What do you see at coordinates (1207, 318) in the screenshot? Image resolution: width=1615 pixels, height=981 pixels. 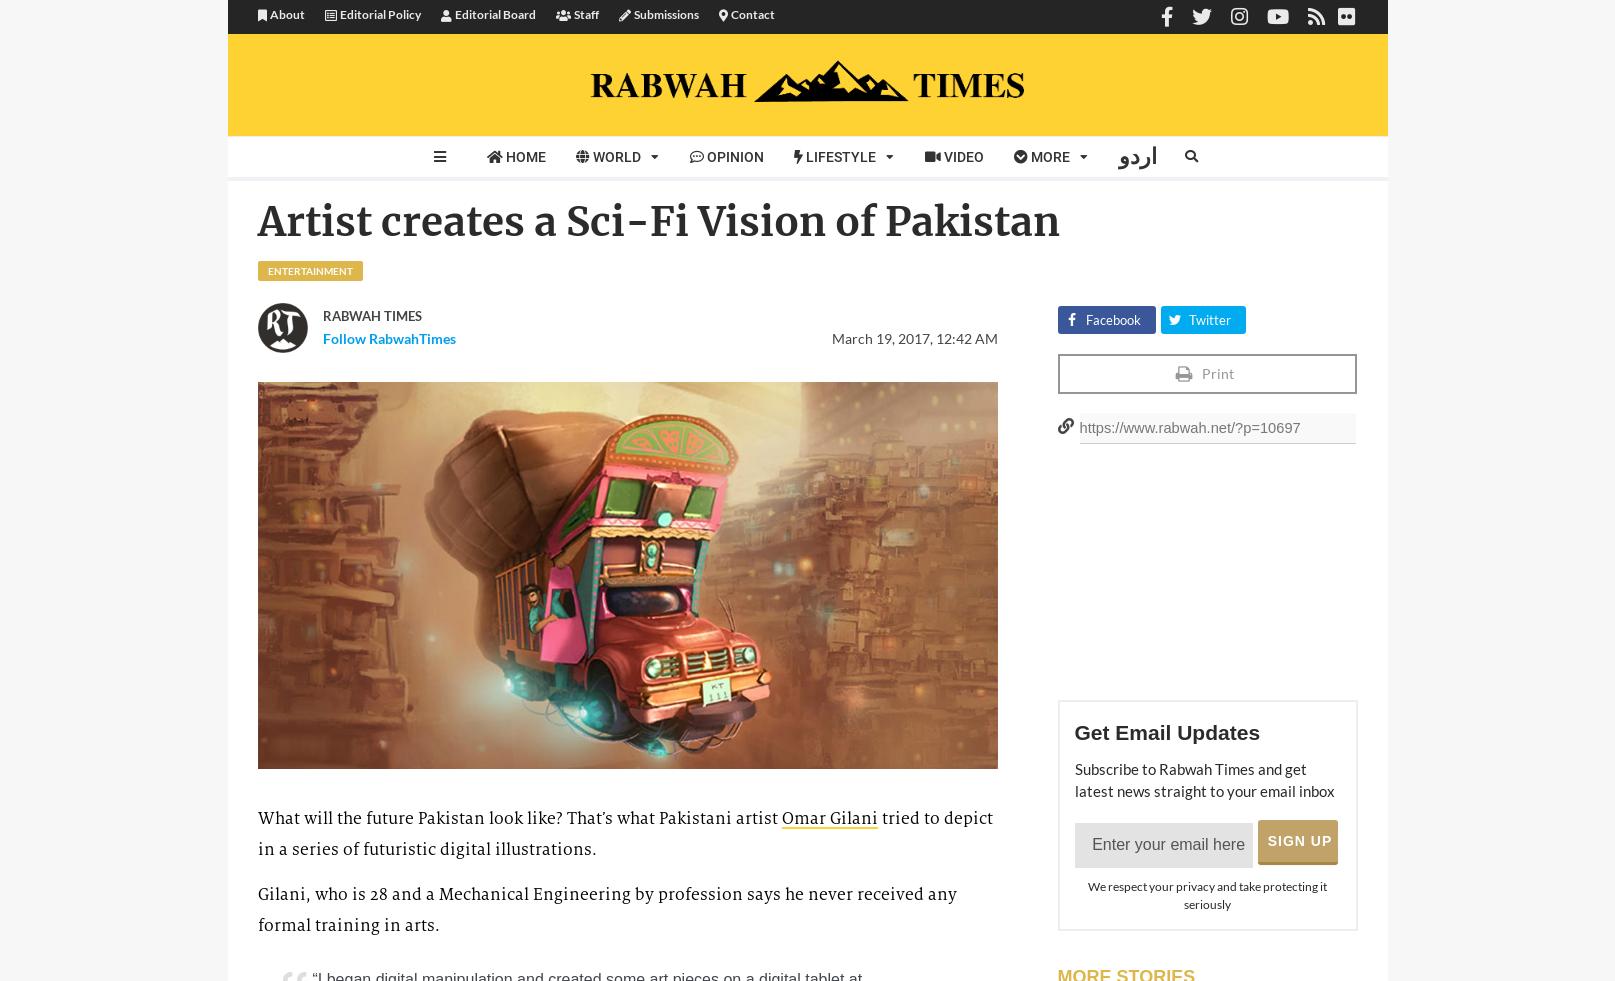 I see `'Twitter'` at bounding box center [1207, 318].